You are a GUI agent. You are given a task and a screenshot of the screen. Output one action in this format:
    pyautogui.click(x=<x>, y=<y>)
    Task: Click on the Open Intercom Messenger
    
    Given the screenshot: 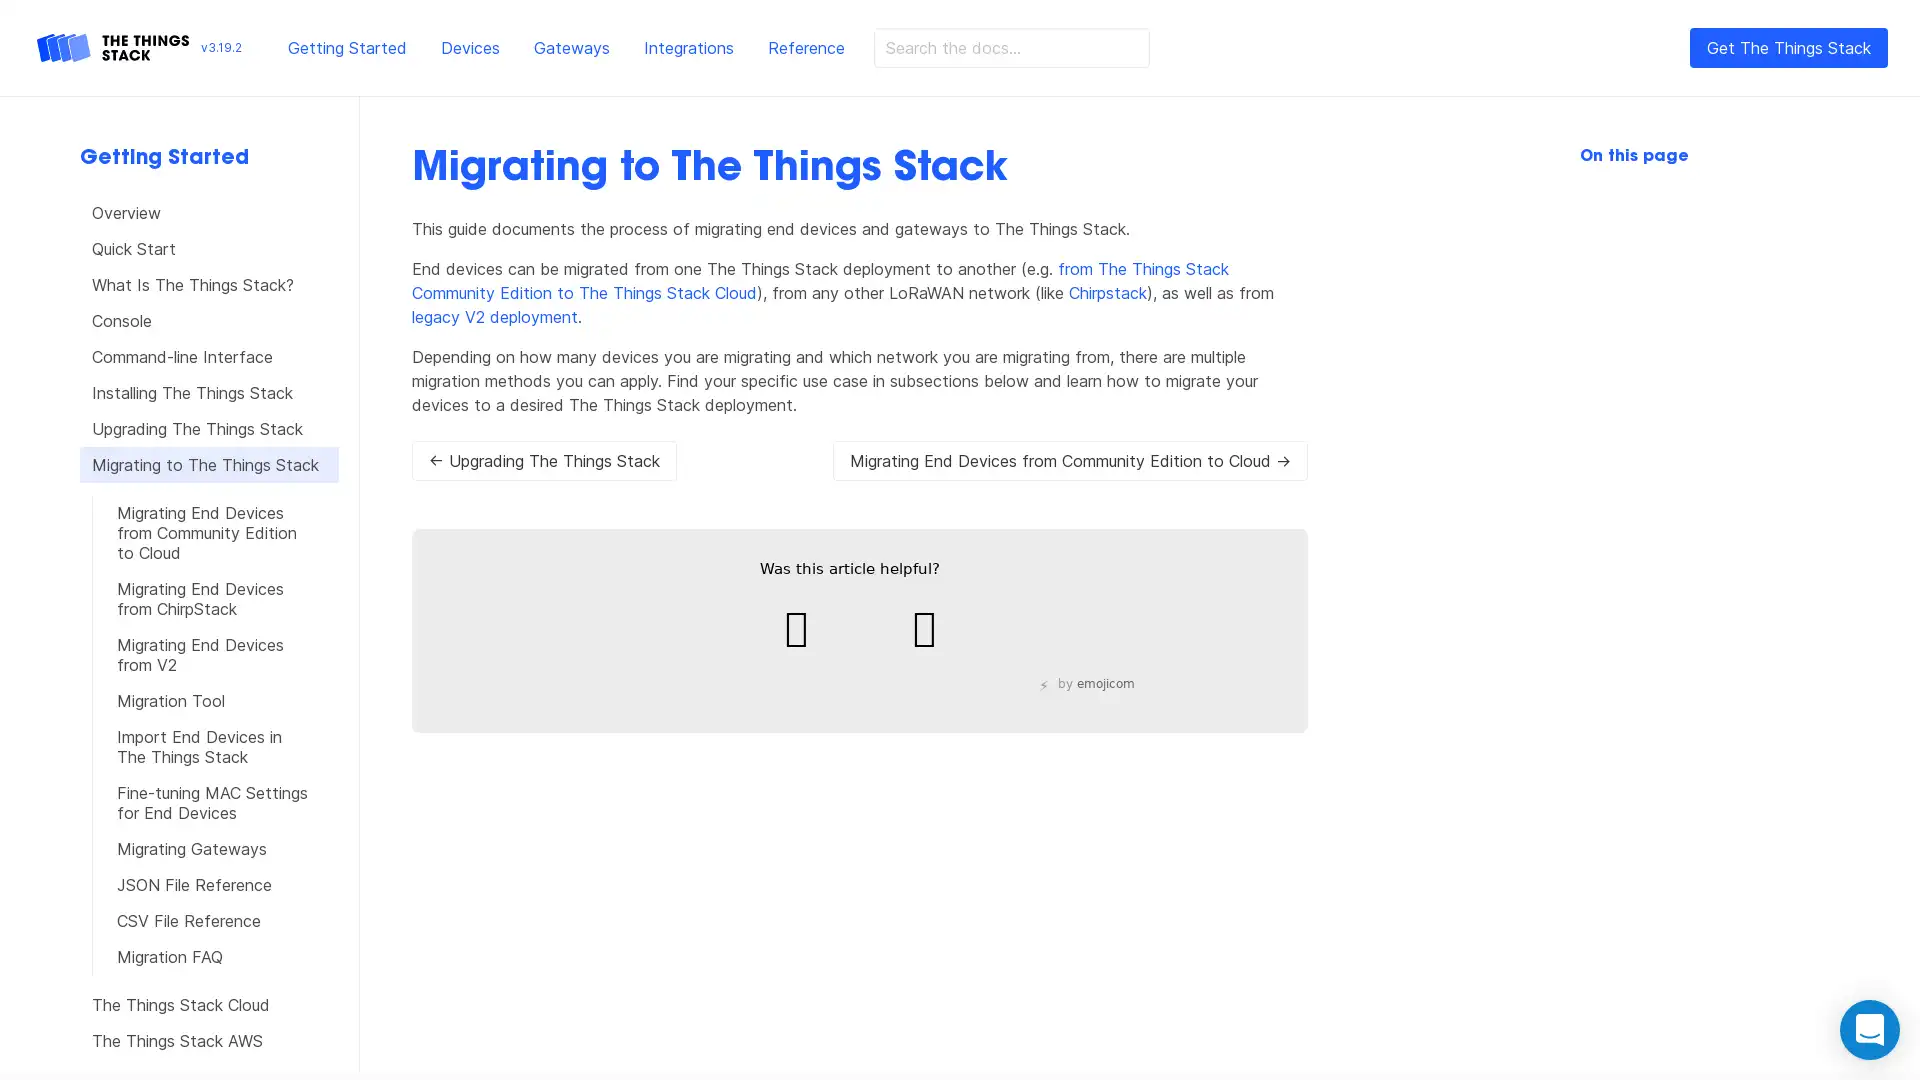 What is the action you would take?
    pyautogui.click(x=1869, y=1029)
    